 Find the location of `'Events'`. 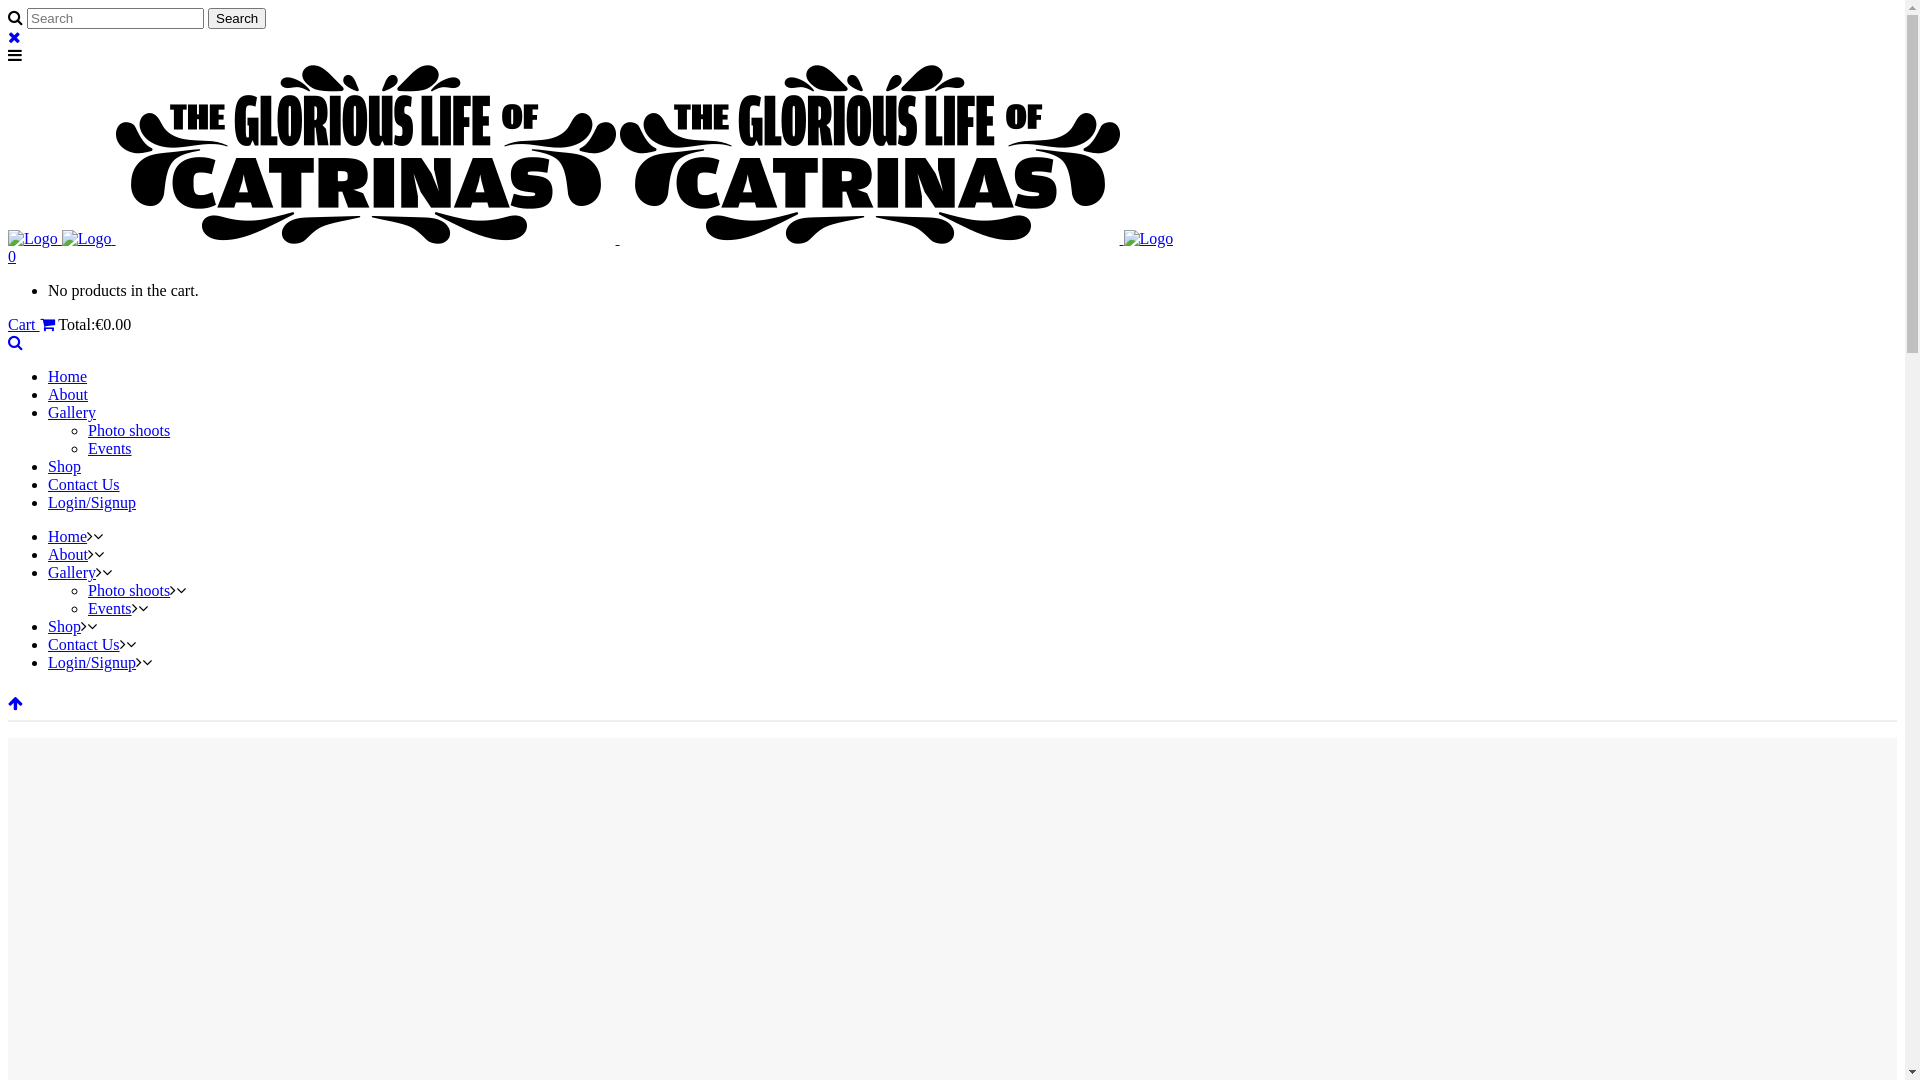

'Events' is located at coordinates (86, 607).